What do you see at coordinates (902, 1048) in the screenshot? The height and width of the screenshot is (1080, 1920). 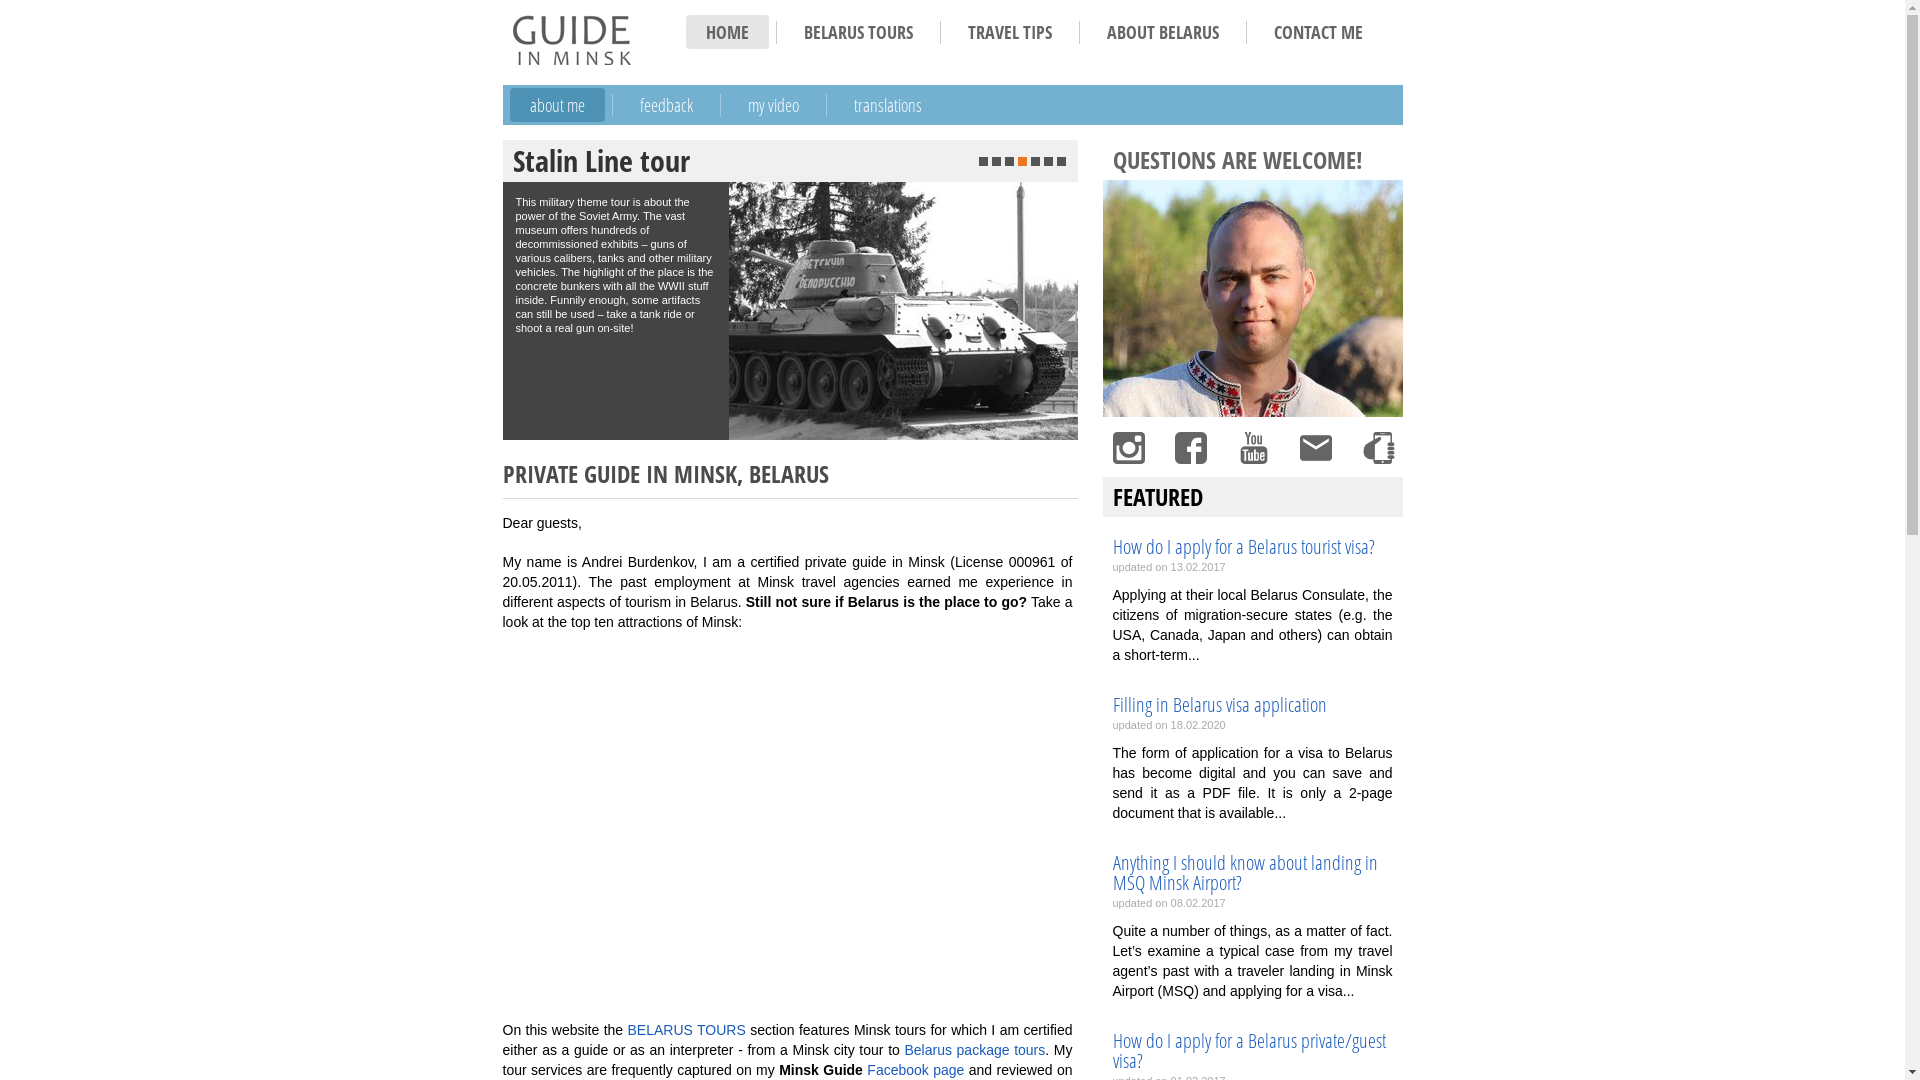 I see `'Belarus package tours'` at bounding box center [902, 1048].